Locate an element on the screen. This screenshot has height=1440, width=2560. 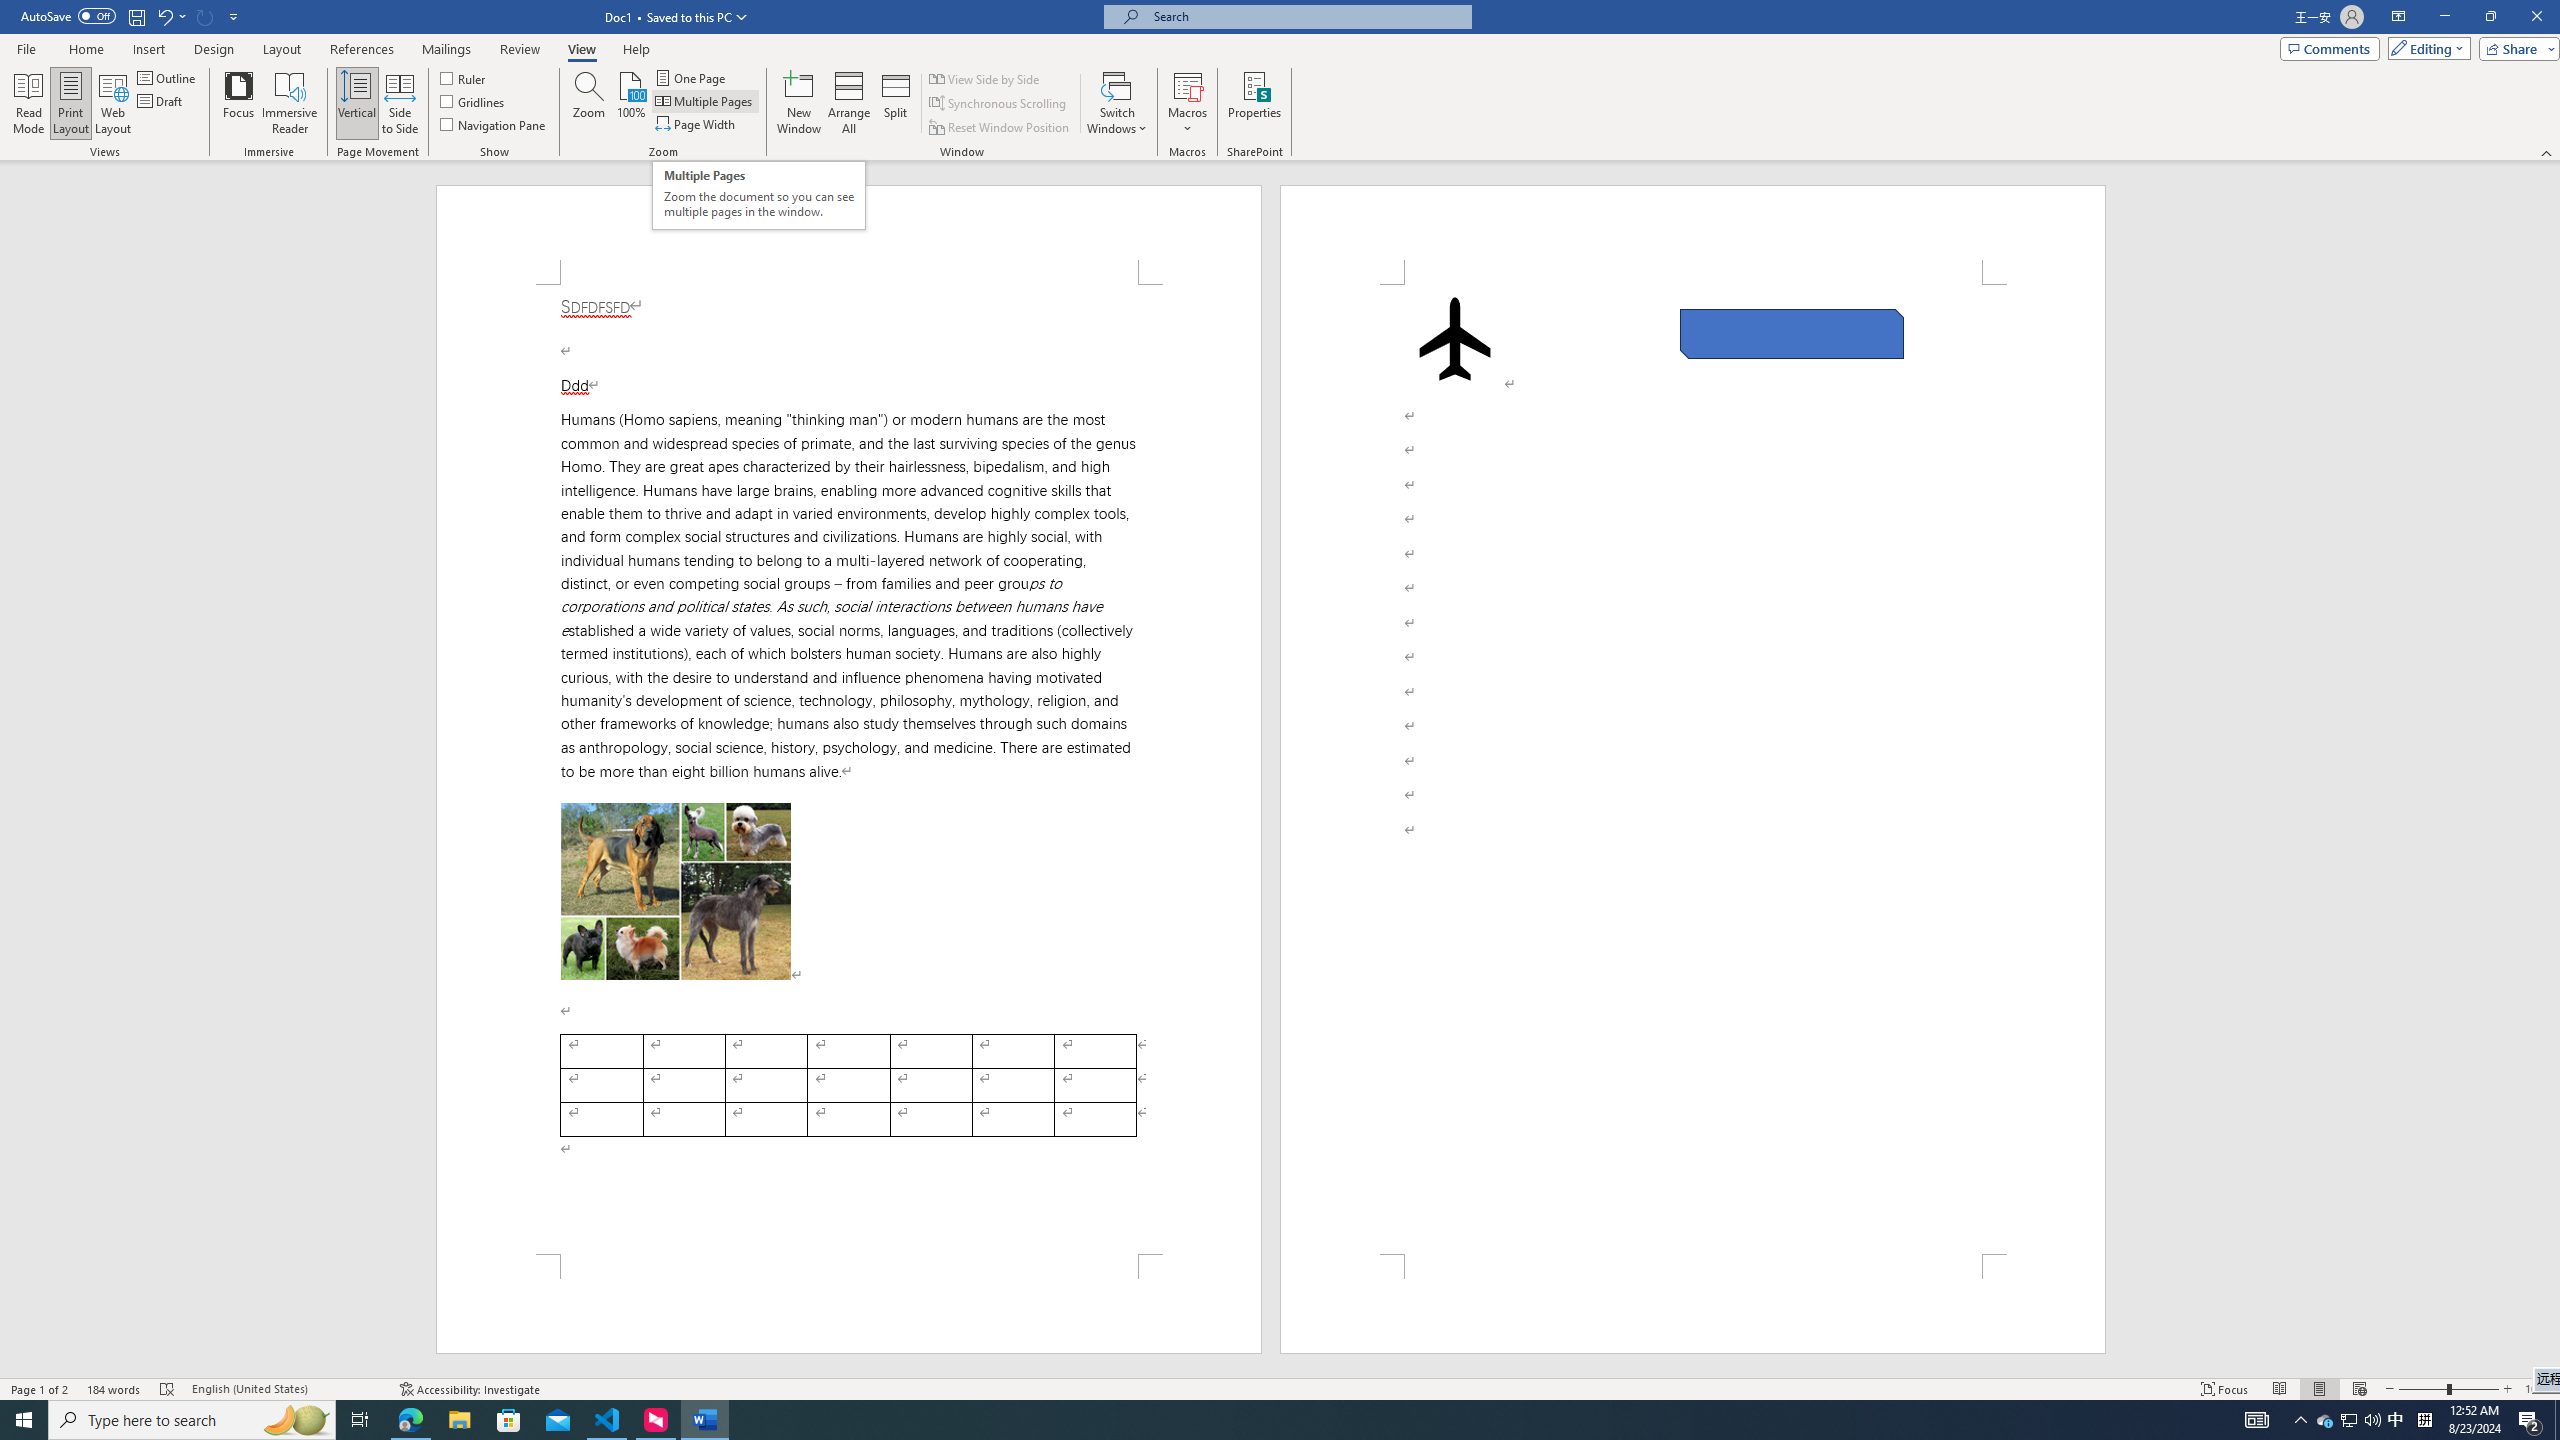
'Arrange All' is located at coordinates (848, 103).